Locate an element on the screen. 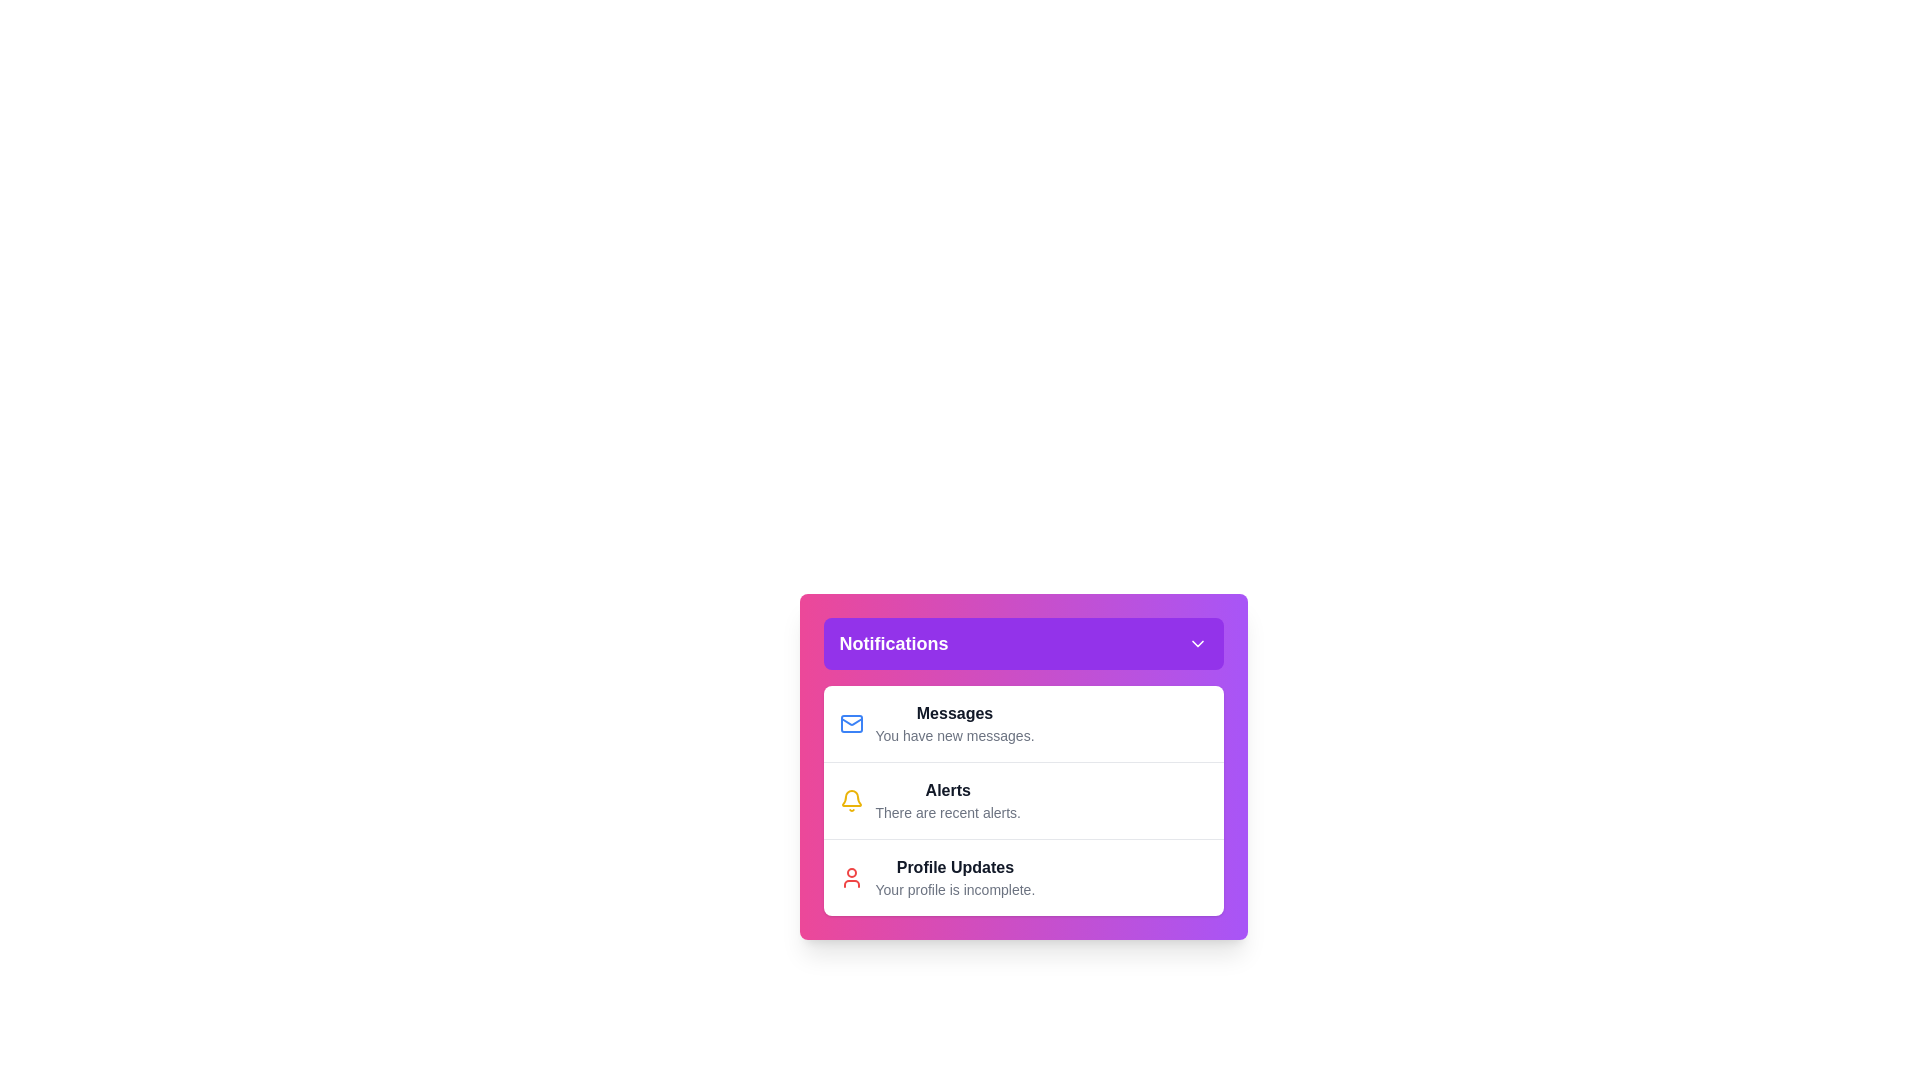 This screenshot has width=1920, height=1080. the sections within the Notification panel, which features a purple gradient background and contains headlines like 'Notifications', 'Messages', 'Alerts', and 'Profile Updates' is located at coordinates (1023, 766).